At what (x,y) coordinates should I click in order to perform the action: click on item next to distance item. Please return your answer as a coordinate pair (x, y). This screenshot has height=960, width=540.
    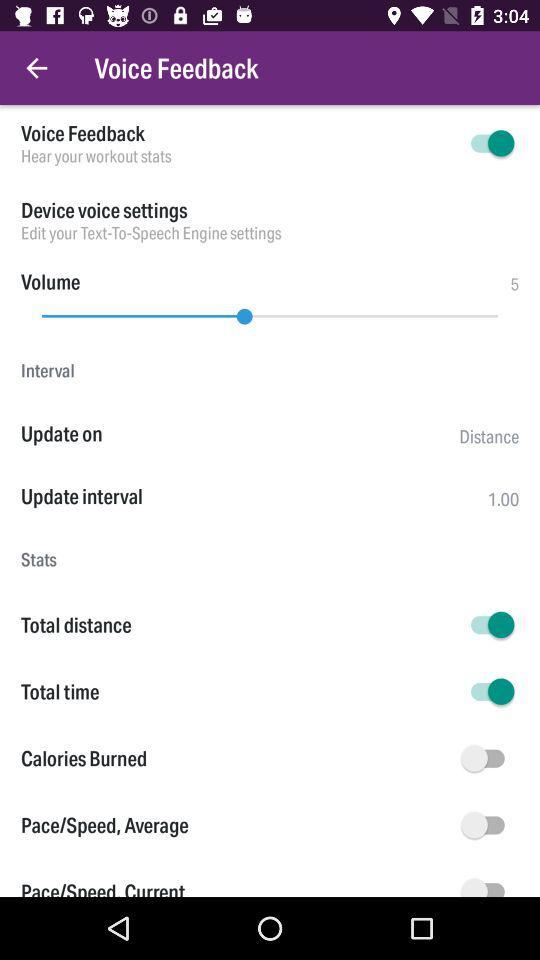
    Looking at the image, I should click on (239, 433).